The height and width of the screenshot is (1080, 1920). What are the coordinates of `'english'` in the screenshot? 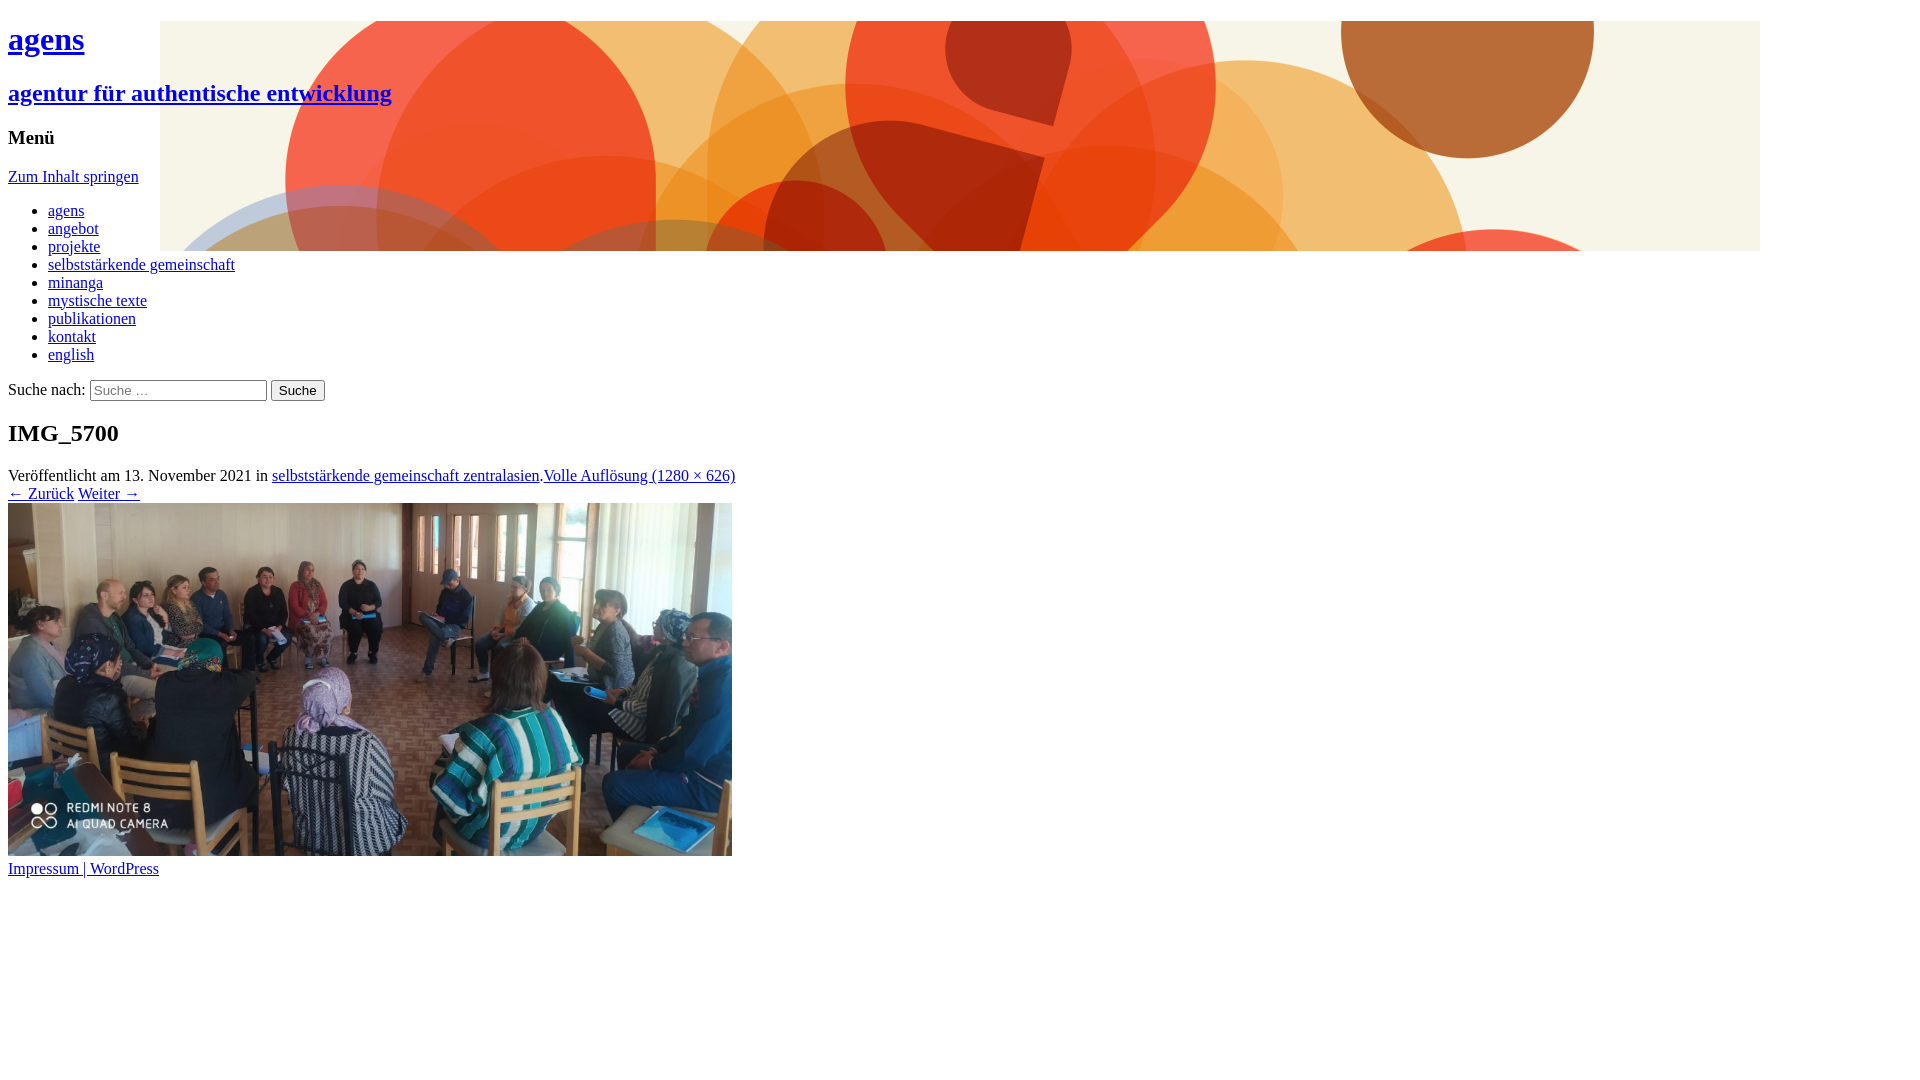 It's located at (71, 353).